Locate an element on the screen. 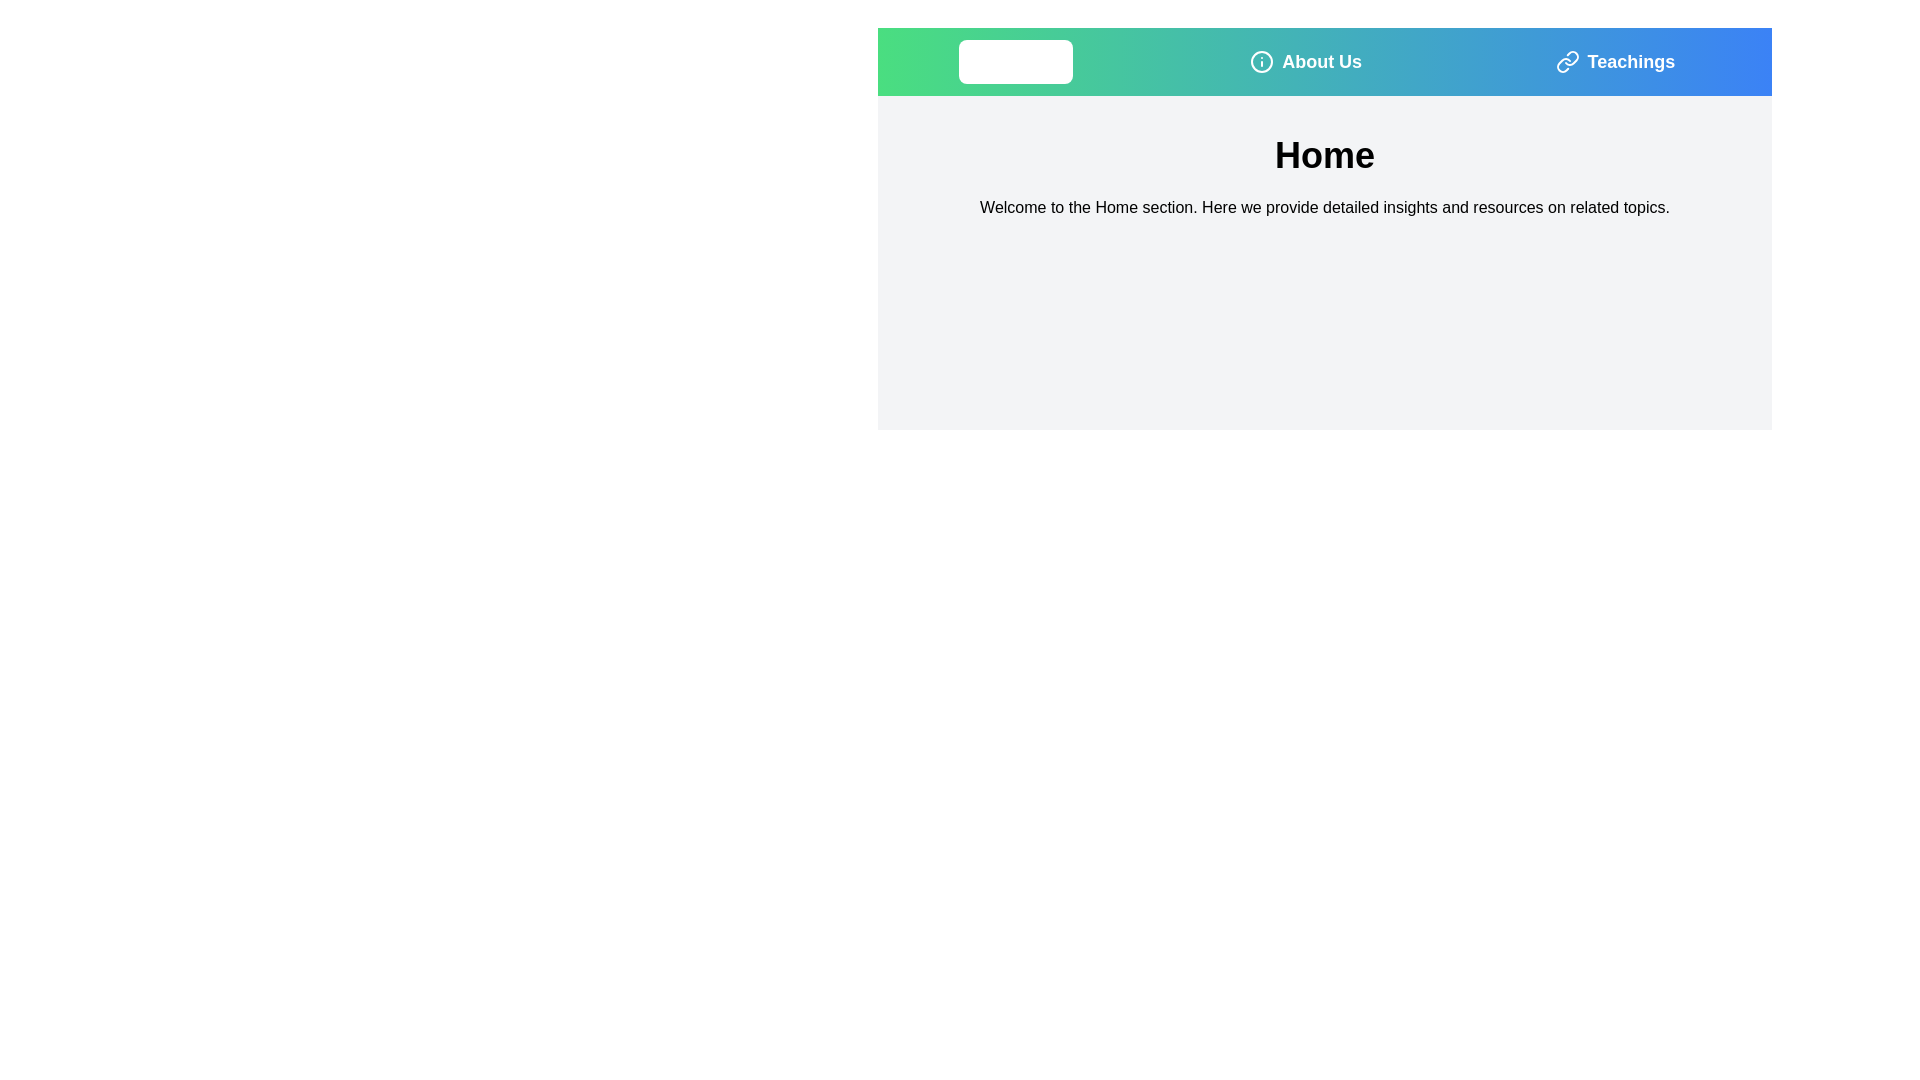 The width and height of the screenshot is (1920, 1080). the 'Teachings' navigation link styled as a button with a blue background for keyboard navigation is located at coordinates (1615, 60).